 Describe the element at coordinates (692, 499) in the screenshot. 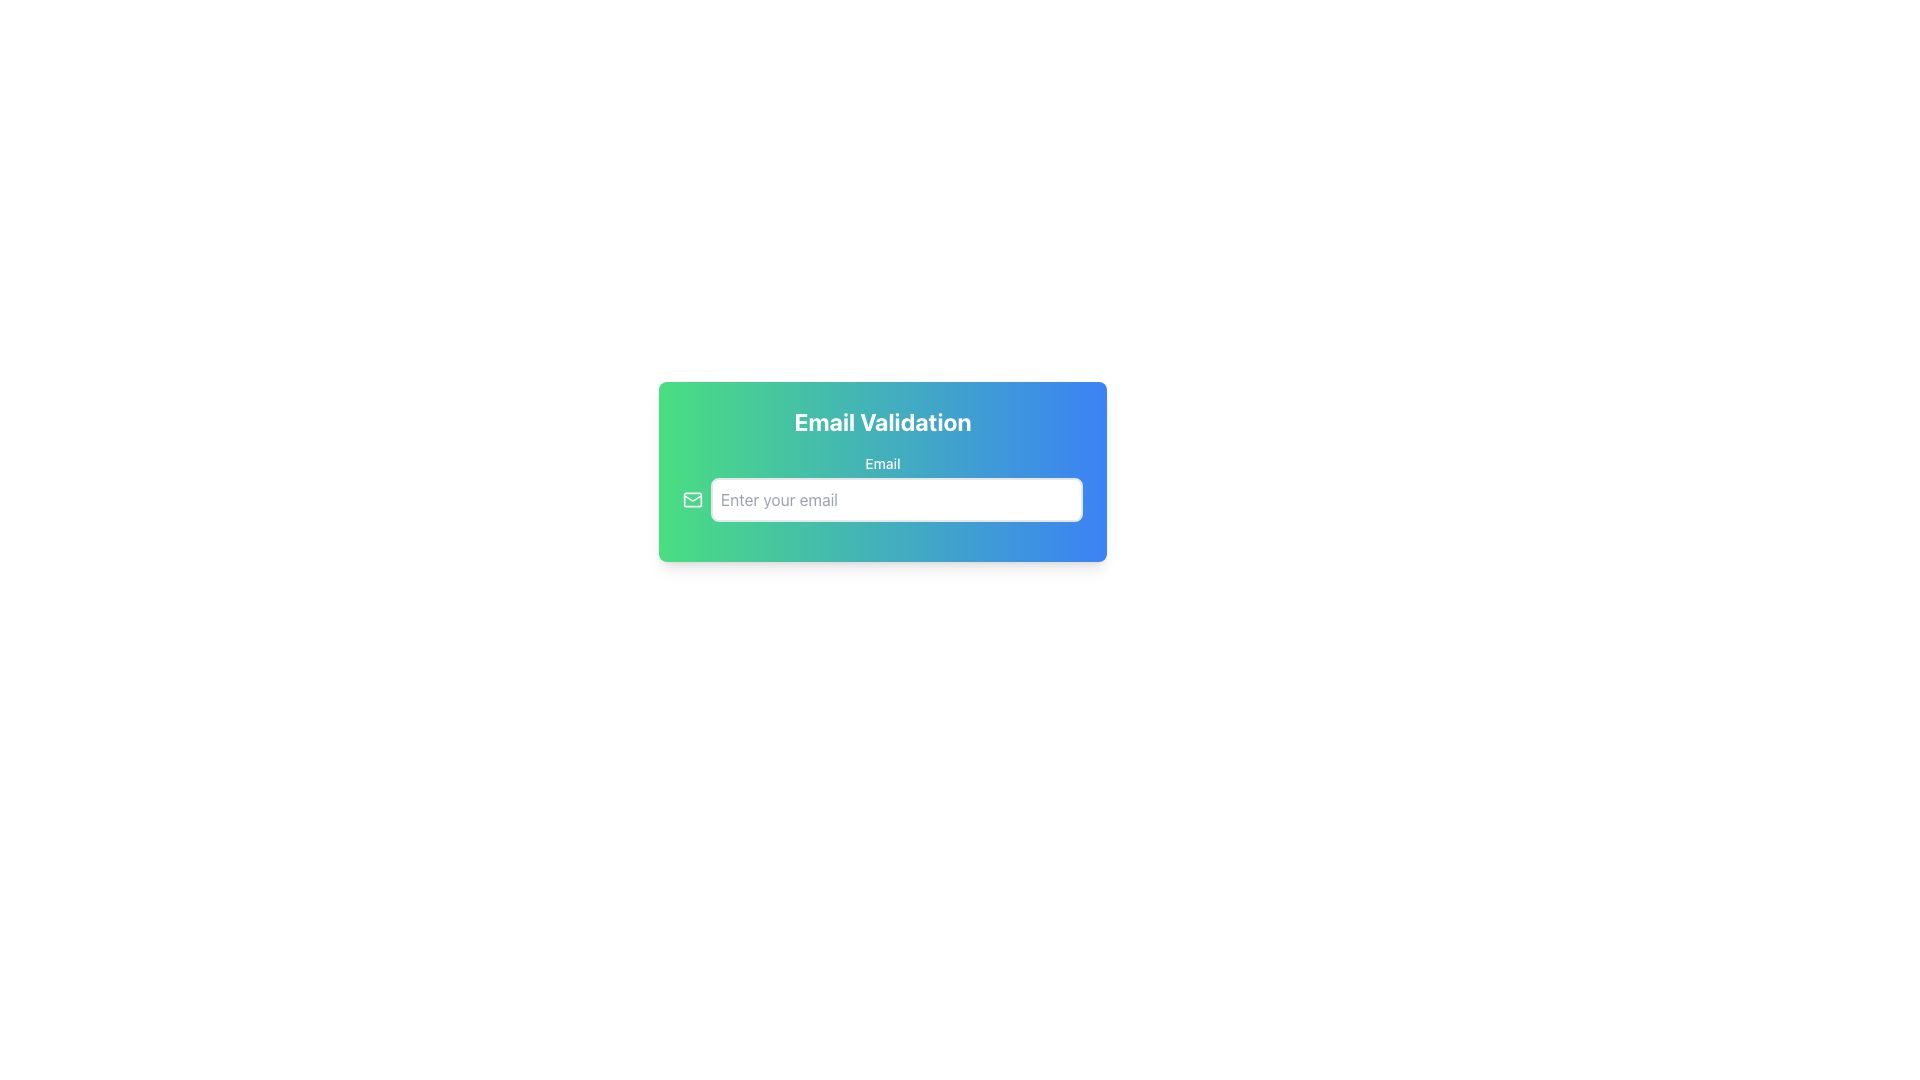

I see `the envelope icon representing email, which is styled with white strokes on a transparent background and located to the left of the email input field` at that location.